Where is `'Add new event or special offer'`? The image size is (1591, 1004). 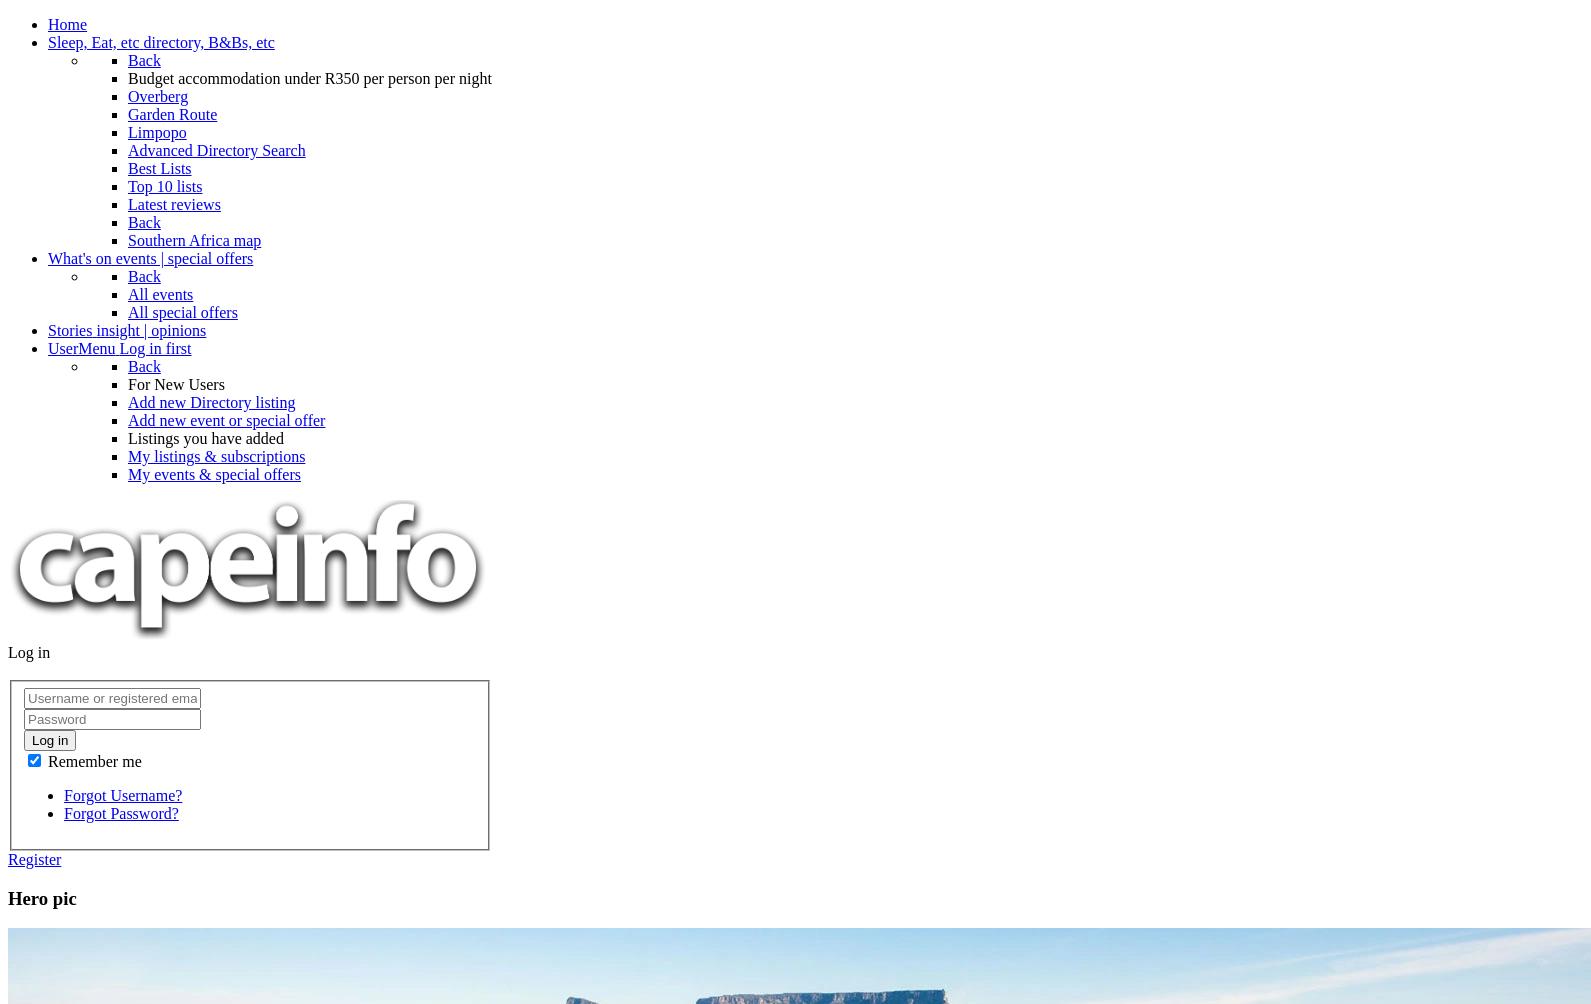 'Add new event or special offer' is located at coordinates (128, 419).